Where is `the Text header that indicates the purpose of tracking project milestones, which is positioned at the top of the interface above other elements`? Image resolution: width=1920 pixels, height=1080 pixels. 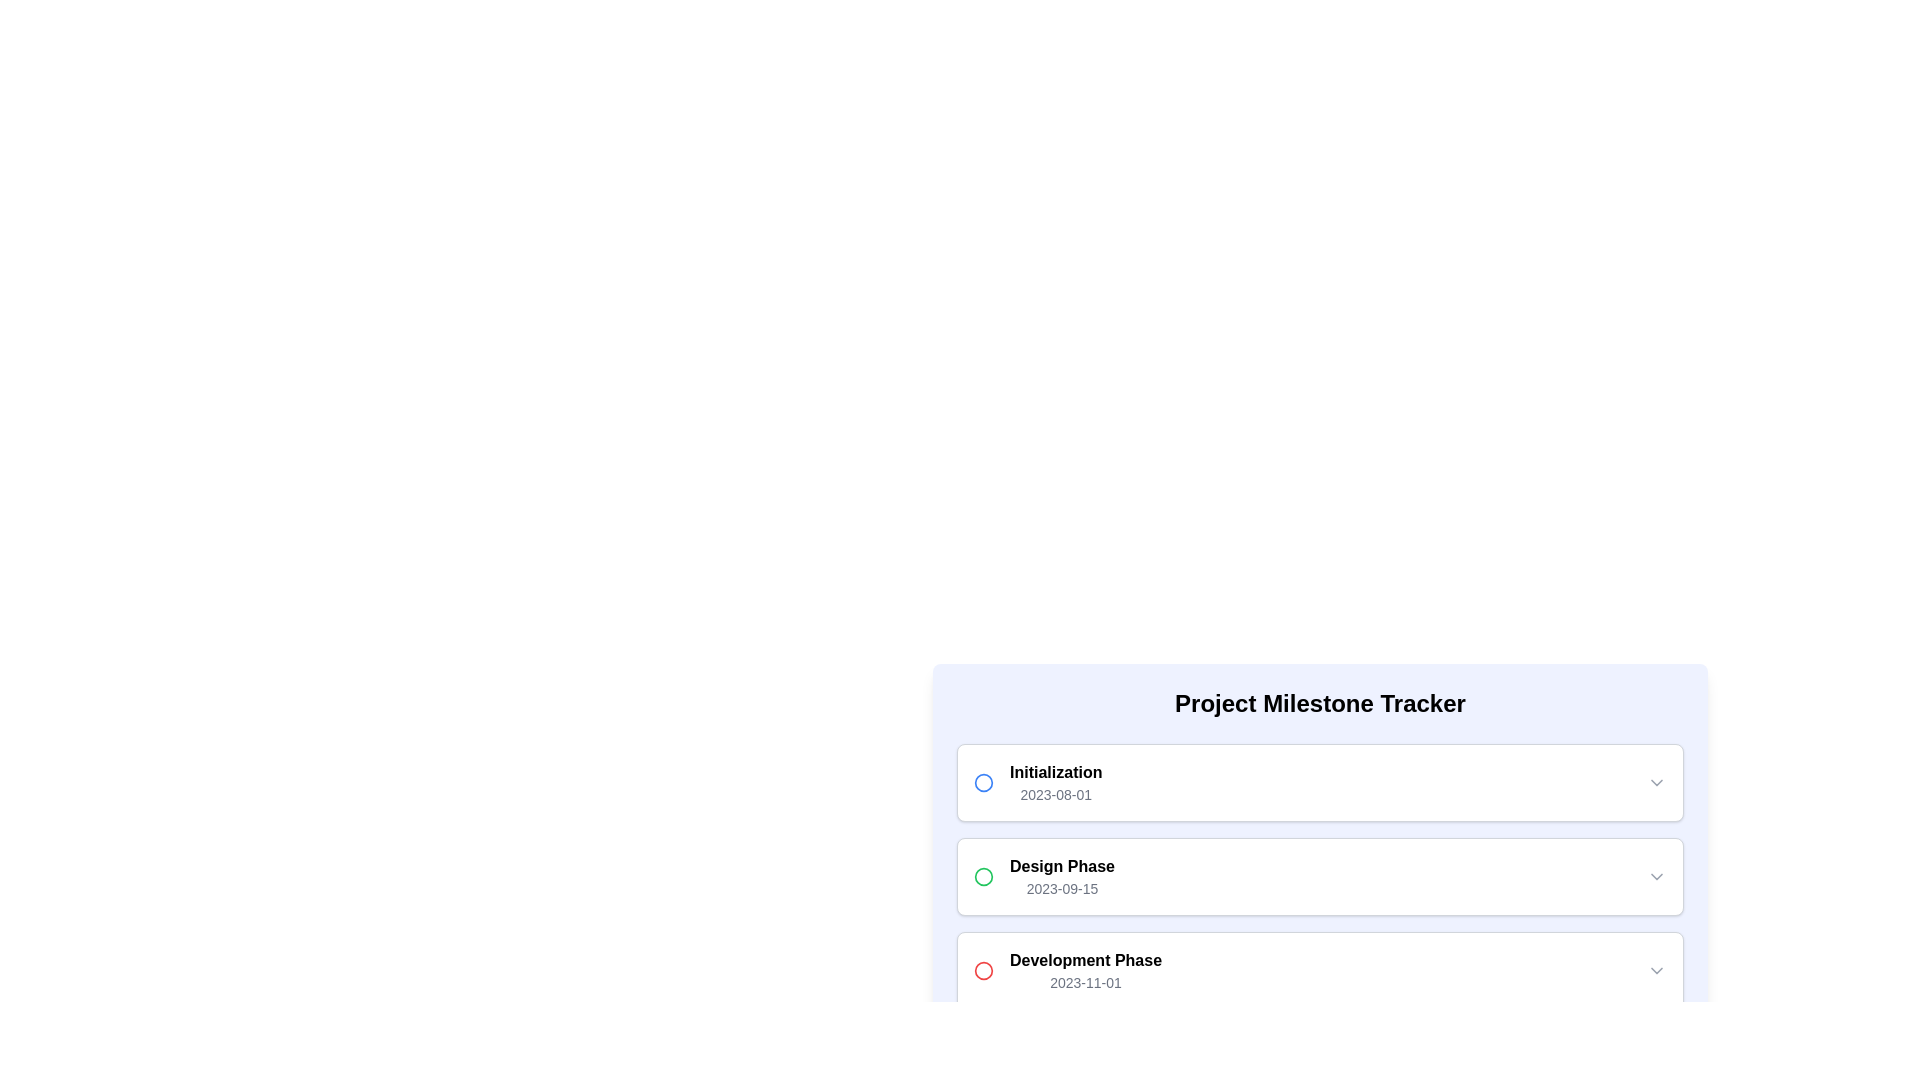
the Text header that indicates the purpose of tracking project milestones, which is positioned at the top of the interface above other elements is located at coordinates (1320, 703).